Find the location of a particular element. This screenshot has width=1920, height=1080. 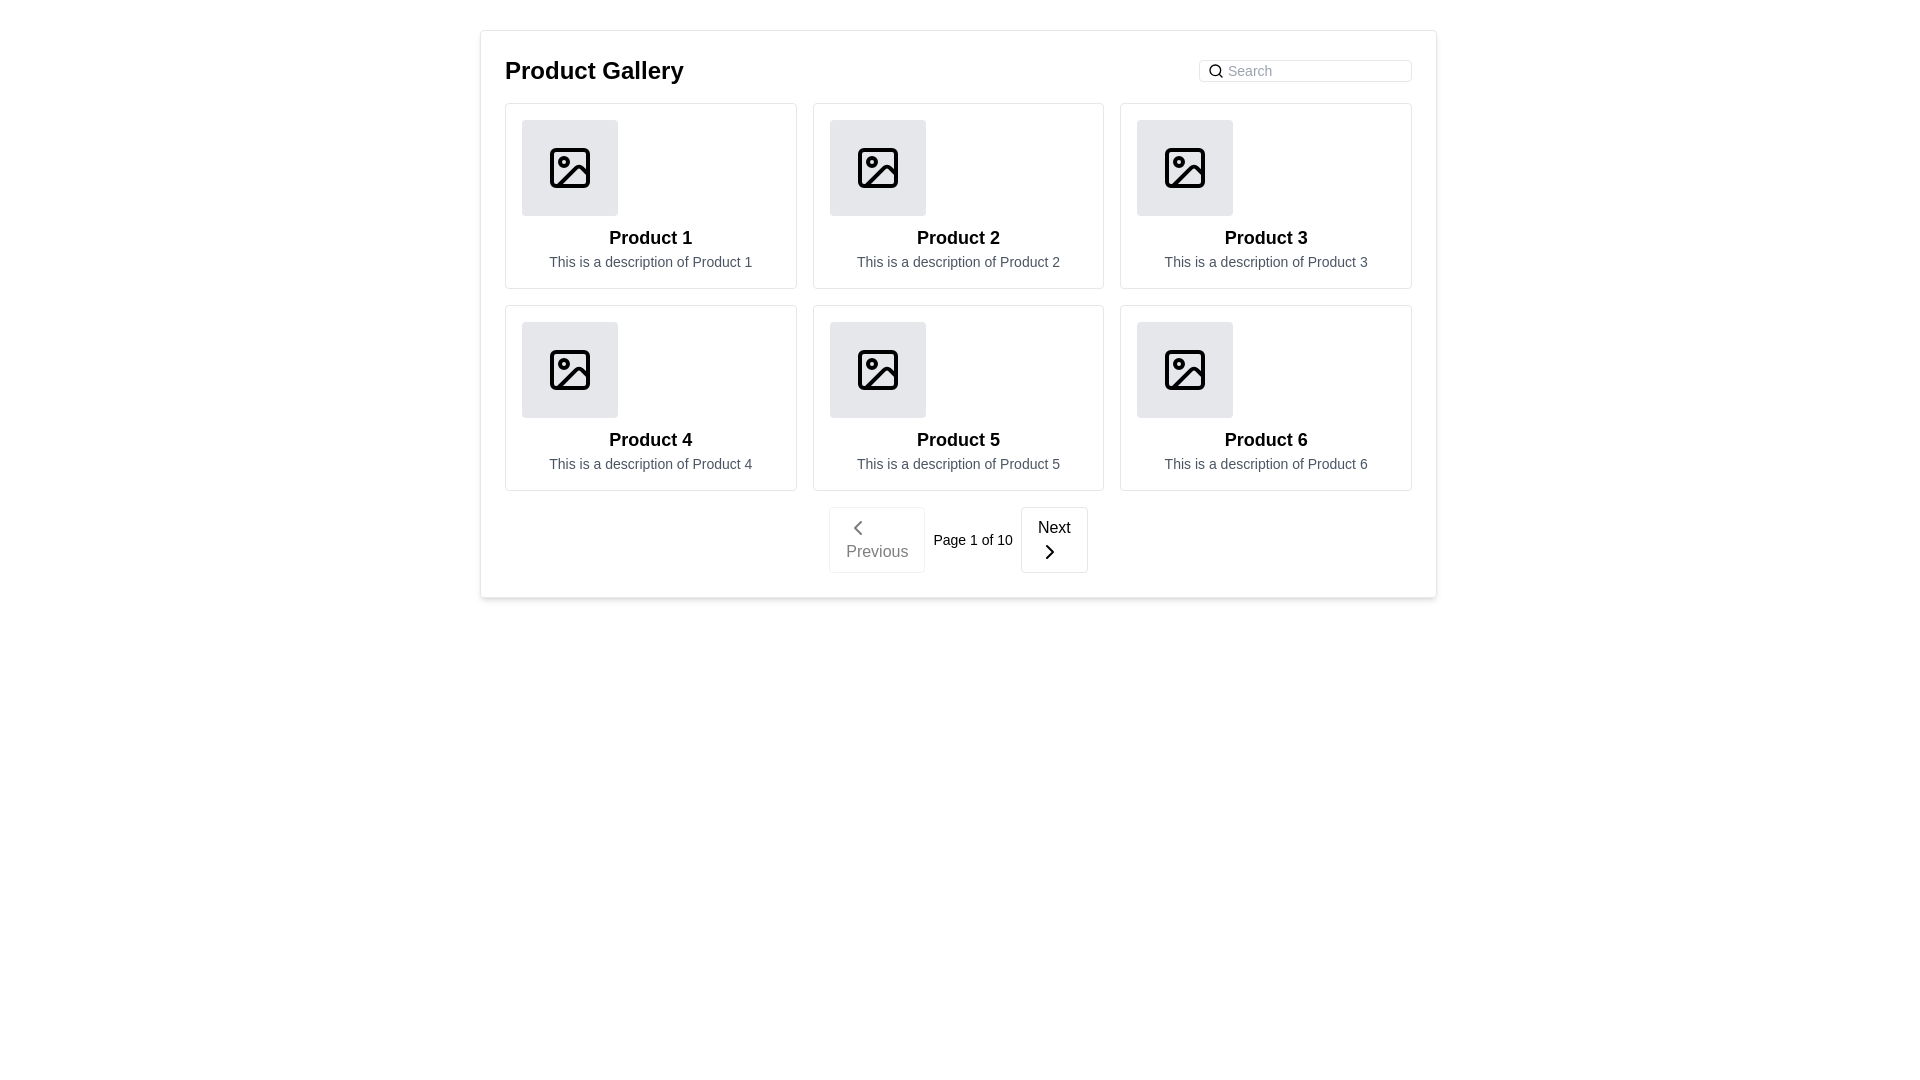

the Image Placeholder located in the leftmost column of the second row above the text 'Product 4' is located at coordinates (569, 370).